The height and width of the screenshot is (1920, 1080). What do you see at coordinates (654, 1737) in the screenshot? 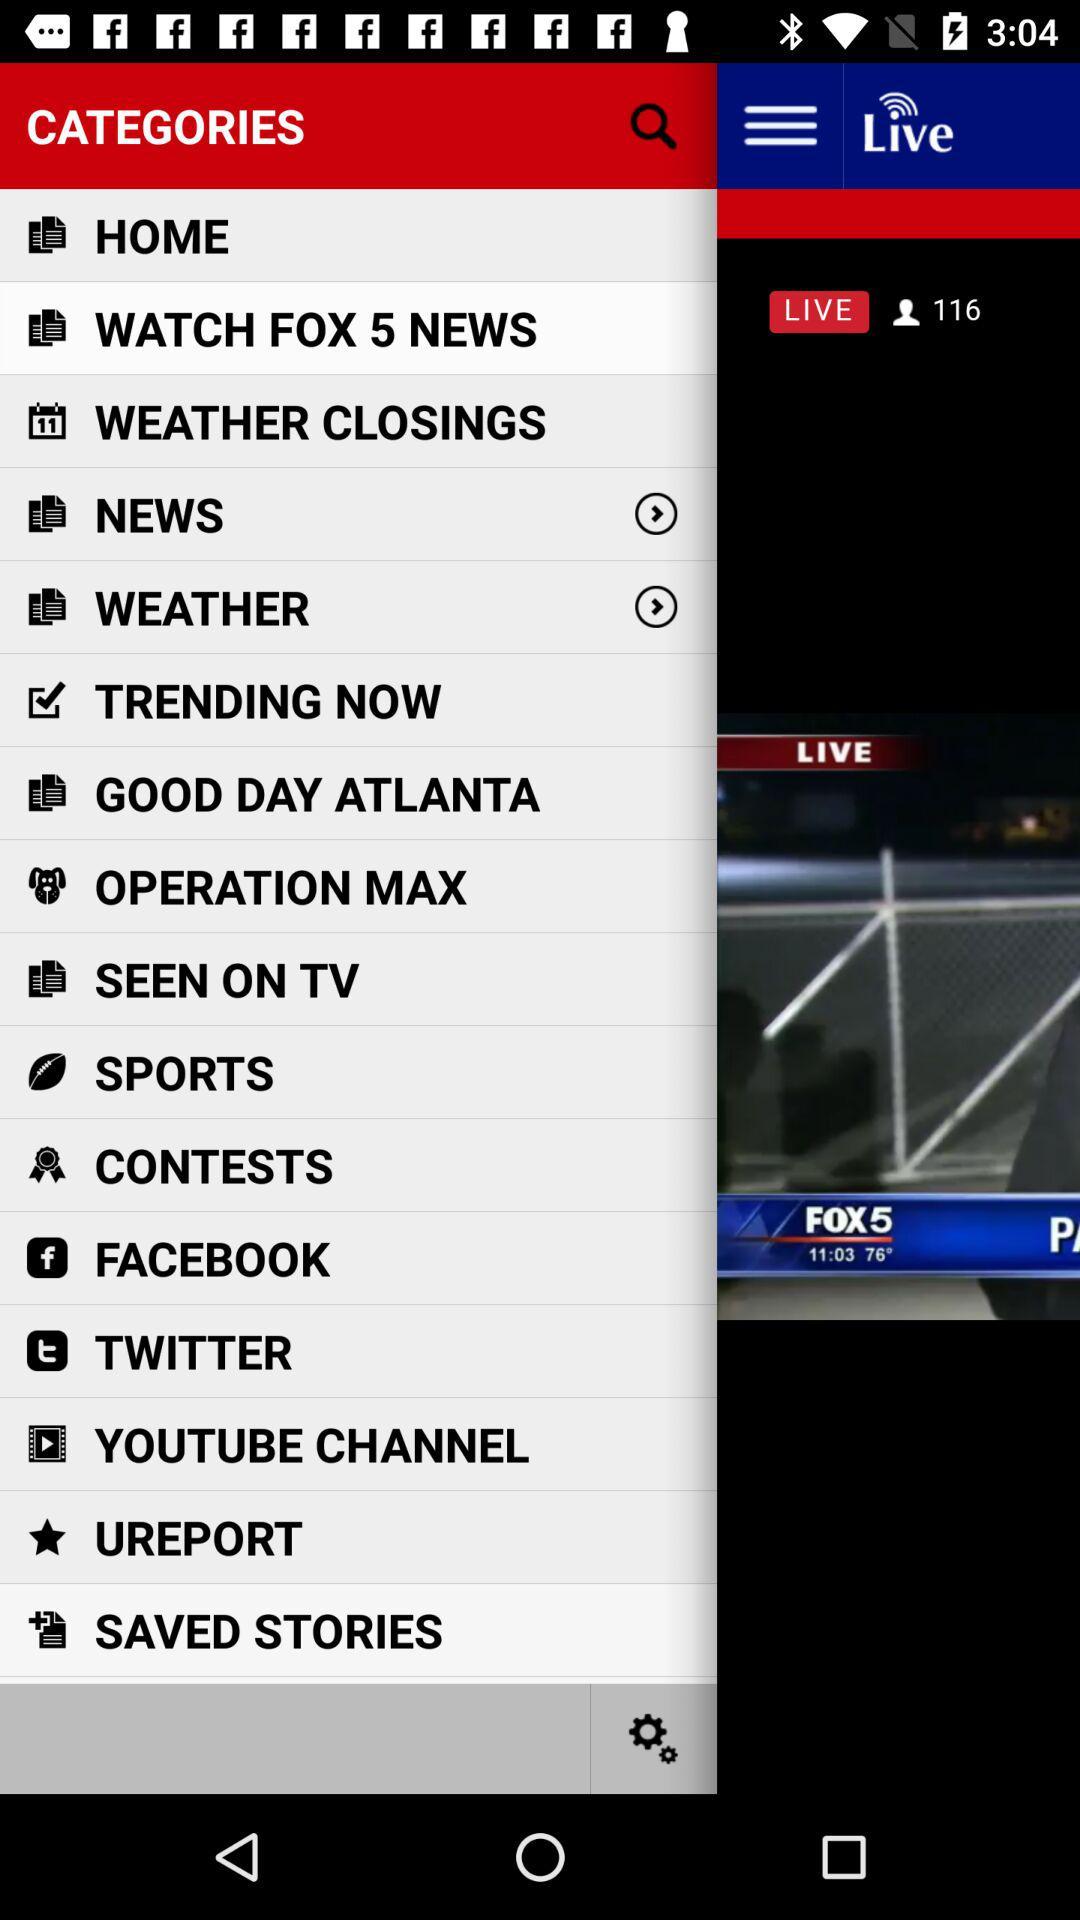
I see `settings` at bounding box center [654, 1737].